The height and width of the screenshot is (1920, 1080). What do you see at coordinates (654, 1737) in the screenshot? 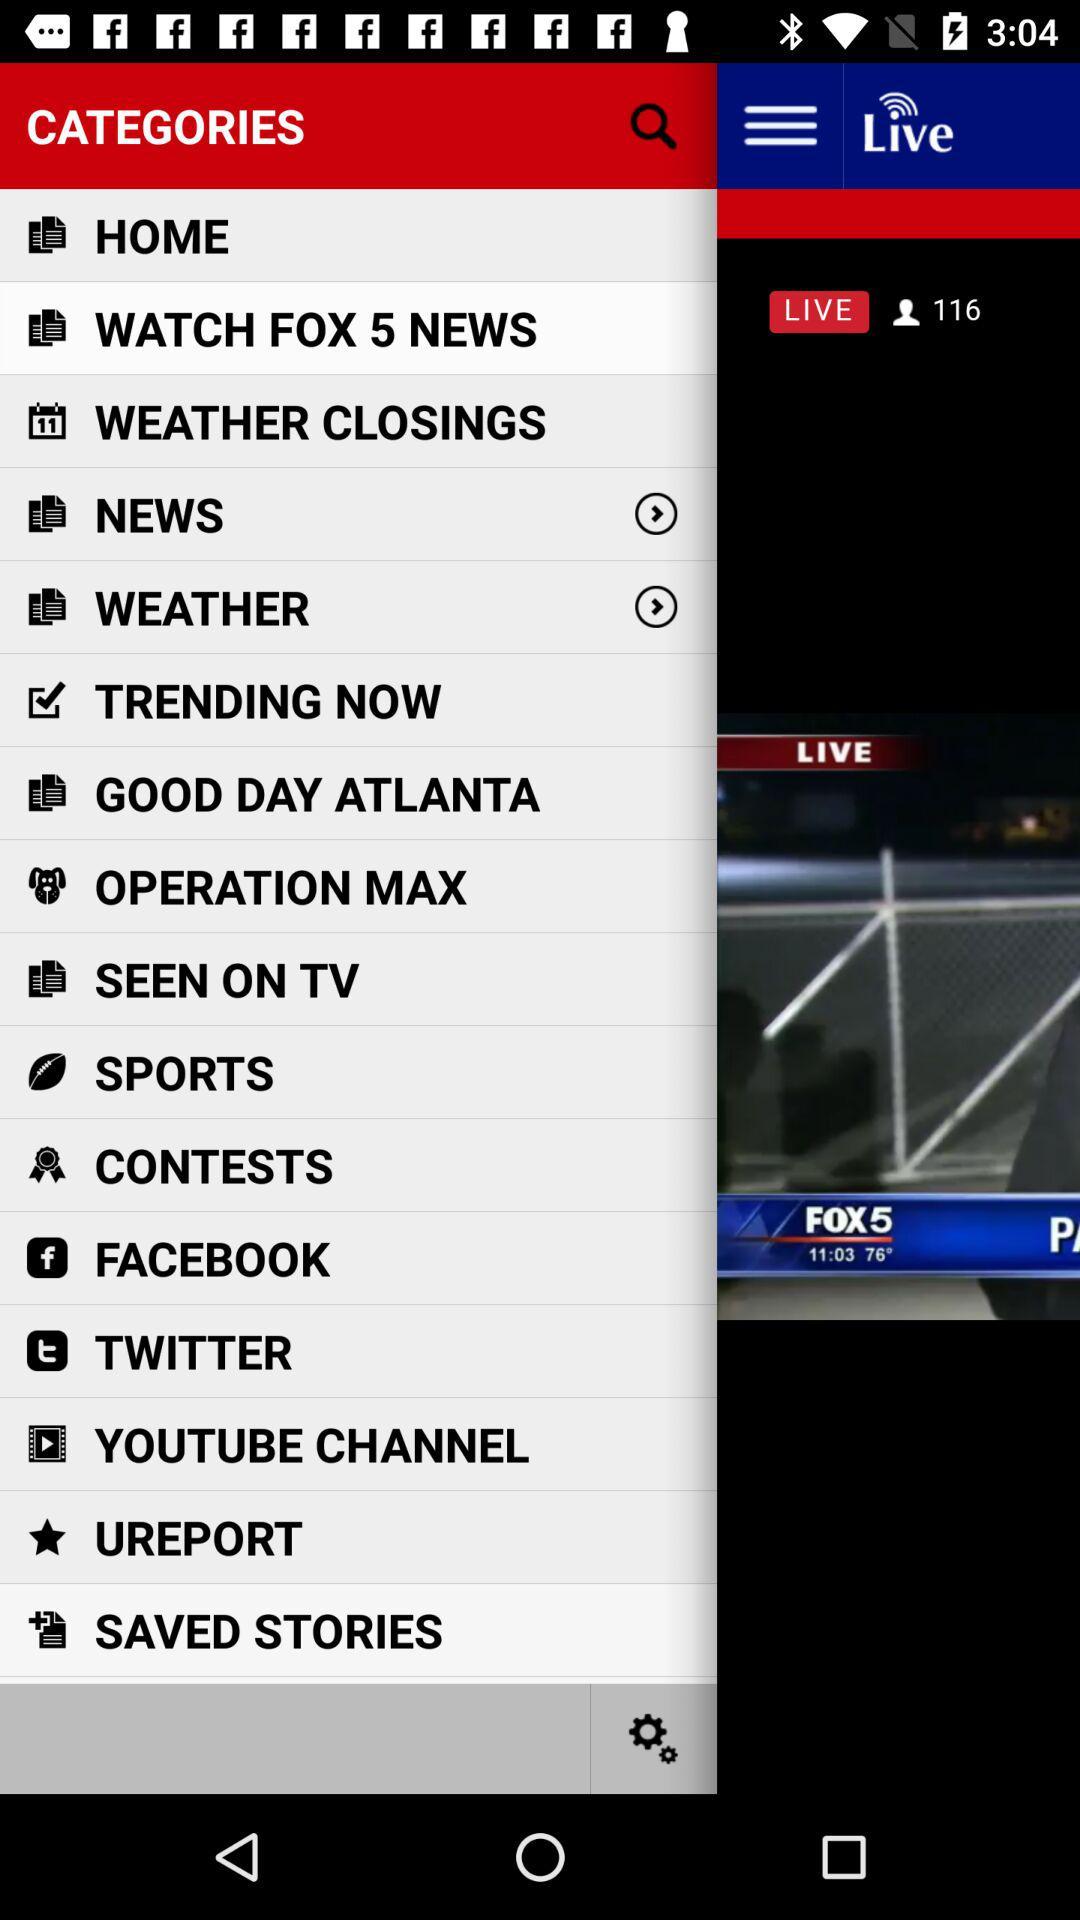
I see `settings` at bounding box center [654, 1737].